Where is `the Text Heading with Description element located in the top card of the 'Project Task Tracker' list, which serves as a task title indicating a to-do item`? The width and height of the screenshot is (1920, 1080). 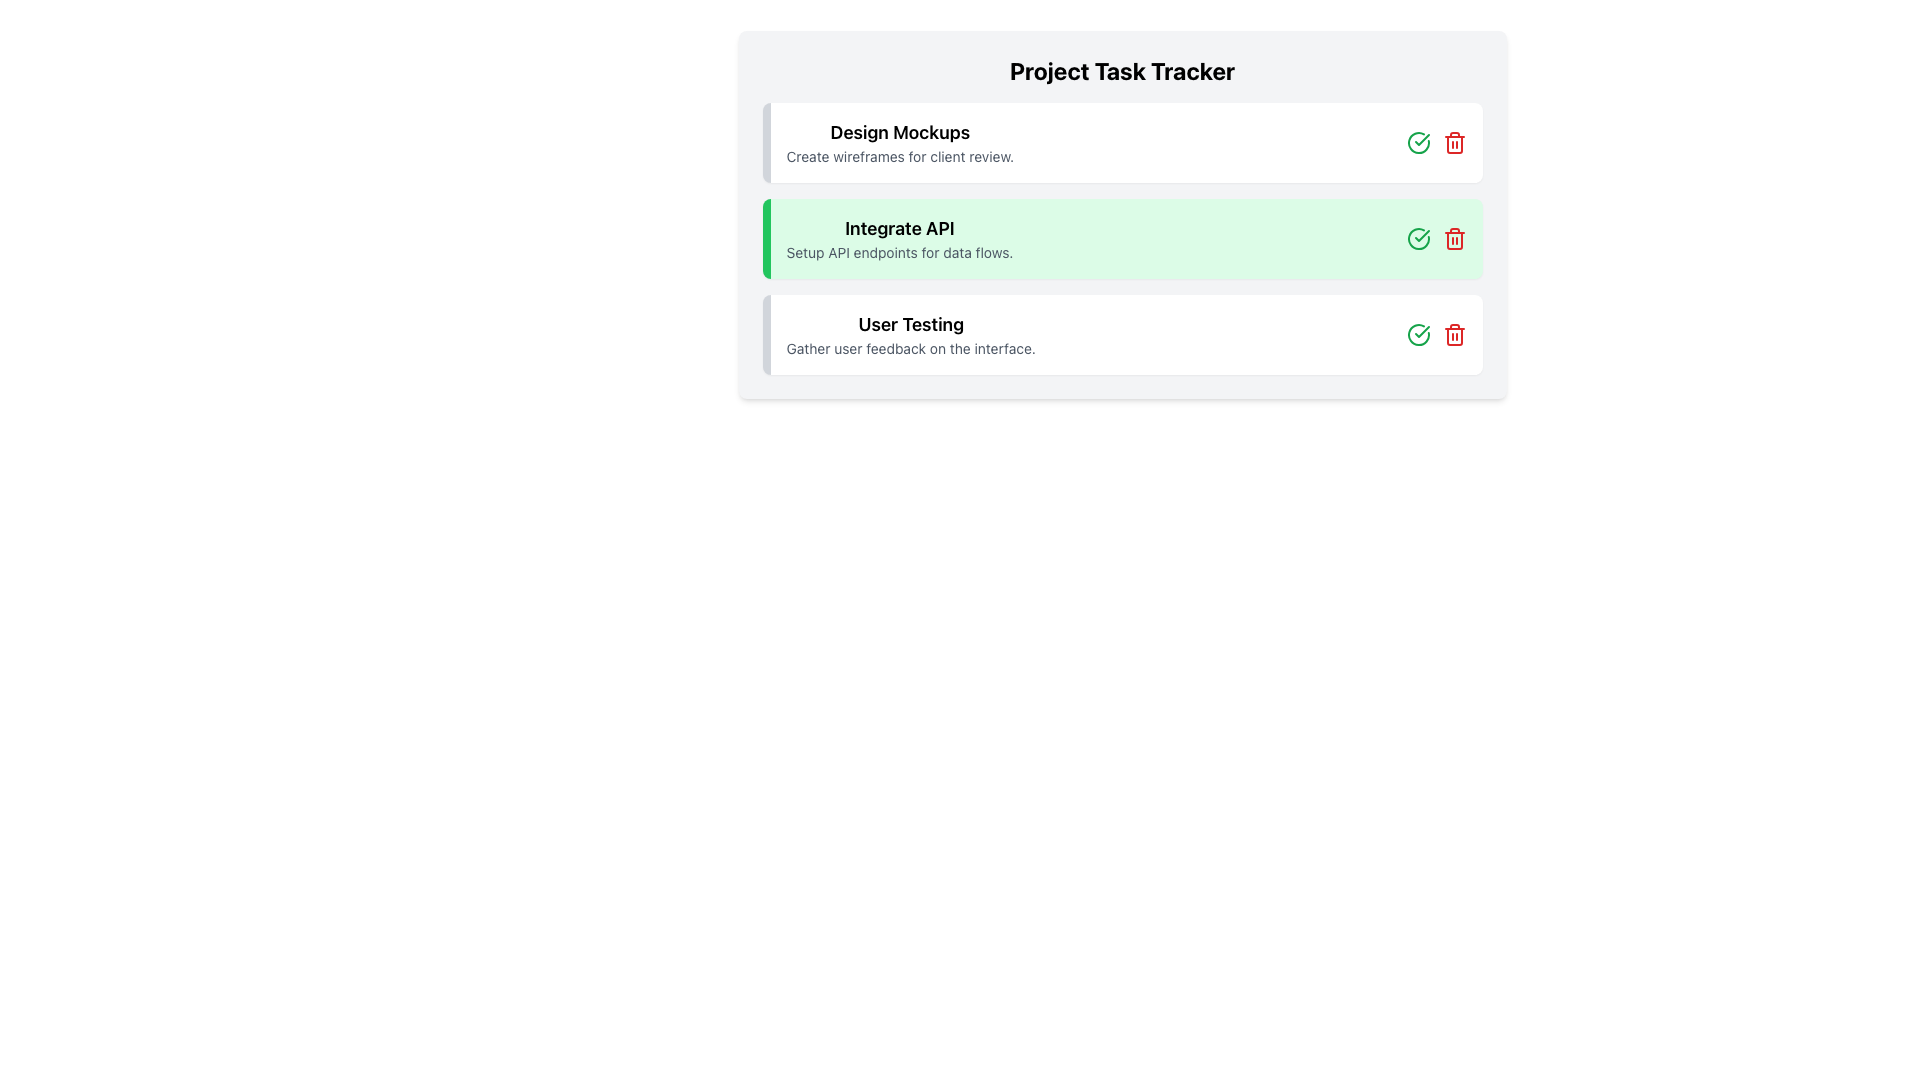
the Text Heading with Description element located in the top card of the 'Project Task Tracker' list, which serves as a task title indicating a to-do item is located at coordinates (899, 141).